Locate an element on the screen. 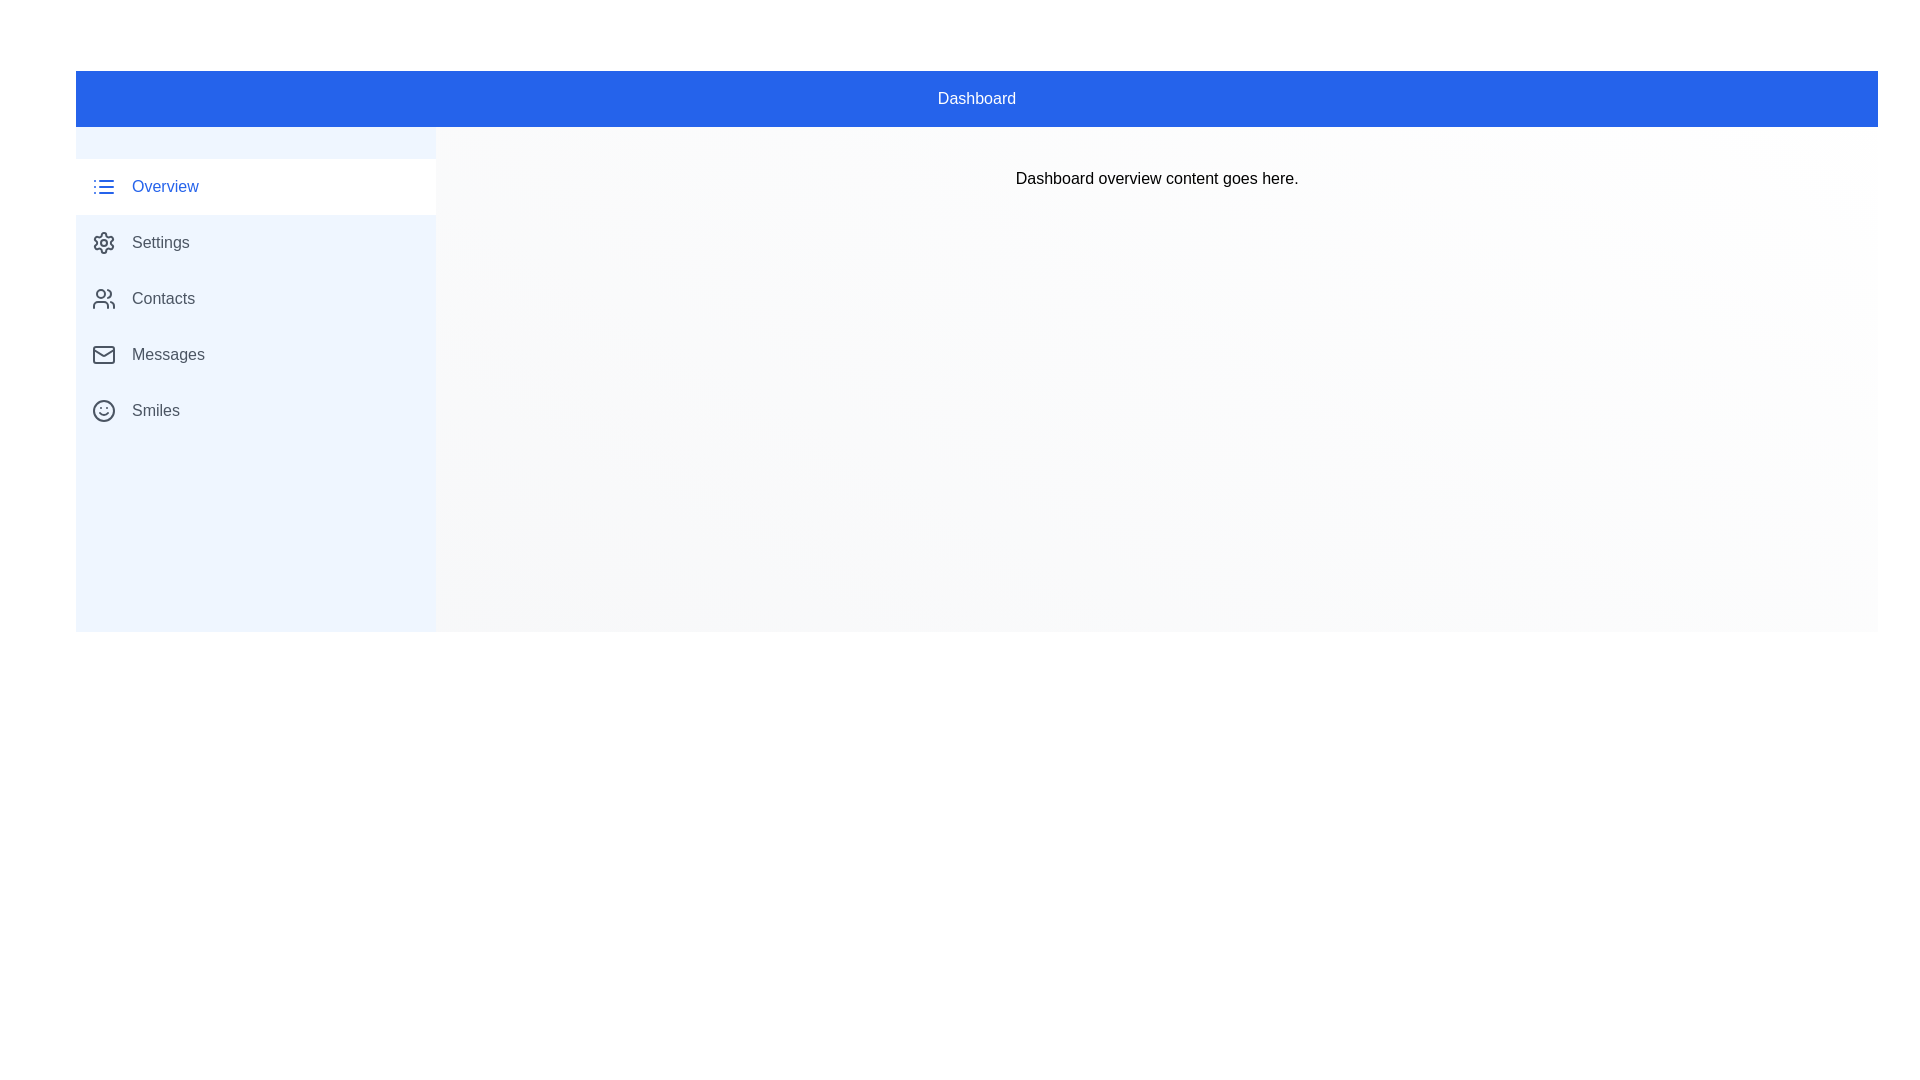  label from the Header or Title Bar which displays 'Dashboard' with a bold blue background and white text, positioned at the top of the page is located at coordinates (977, 99).